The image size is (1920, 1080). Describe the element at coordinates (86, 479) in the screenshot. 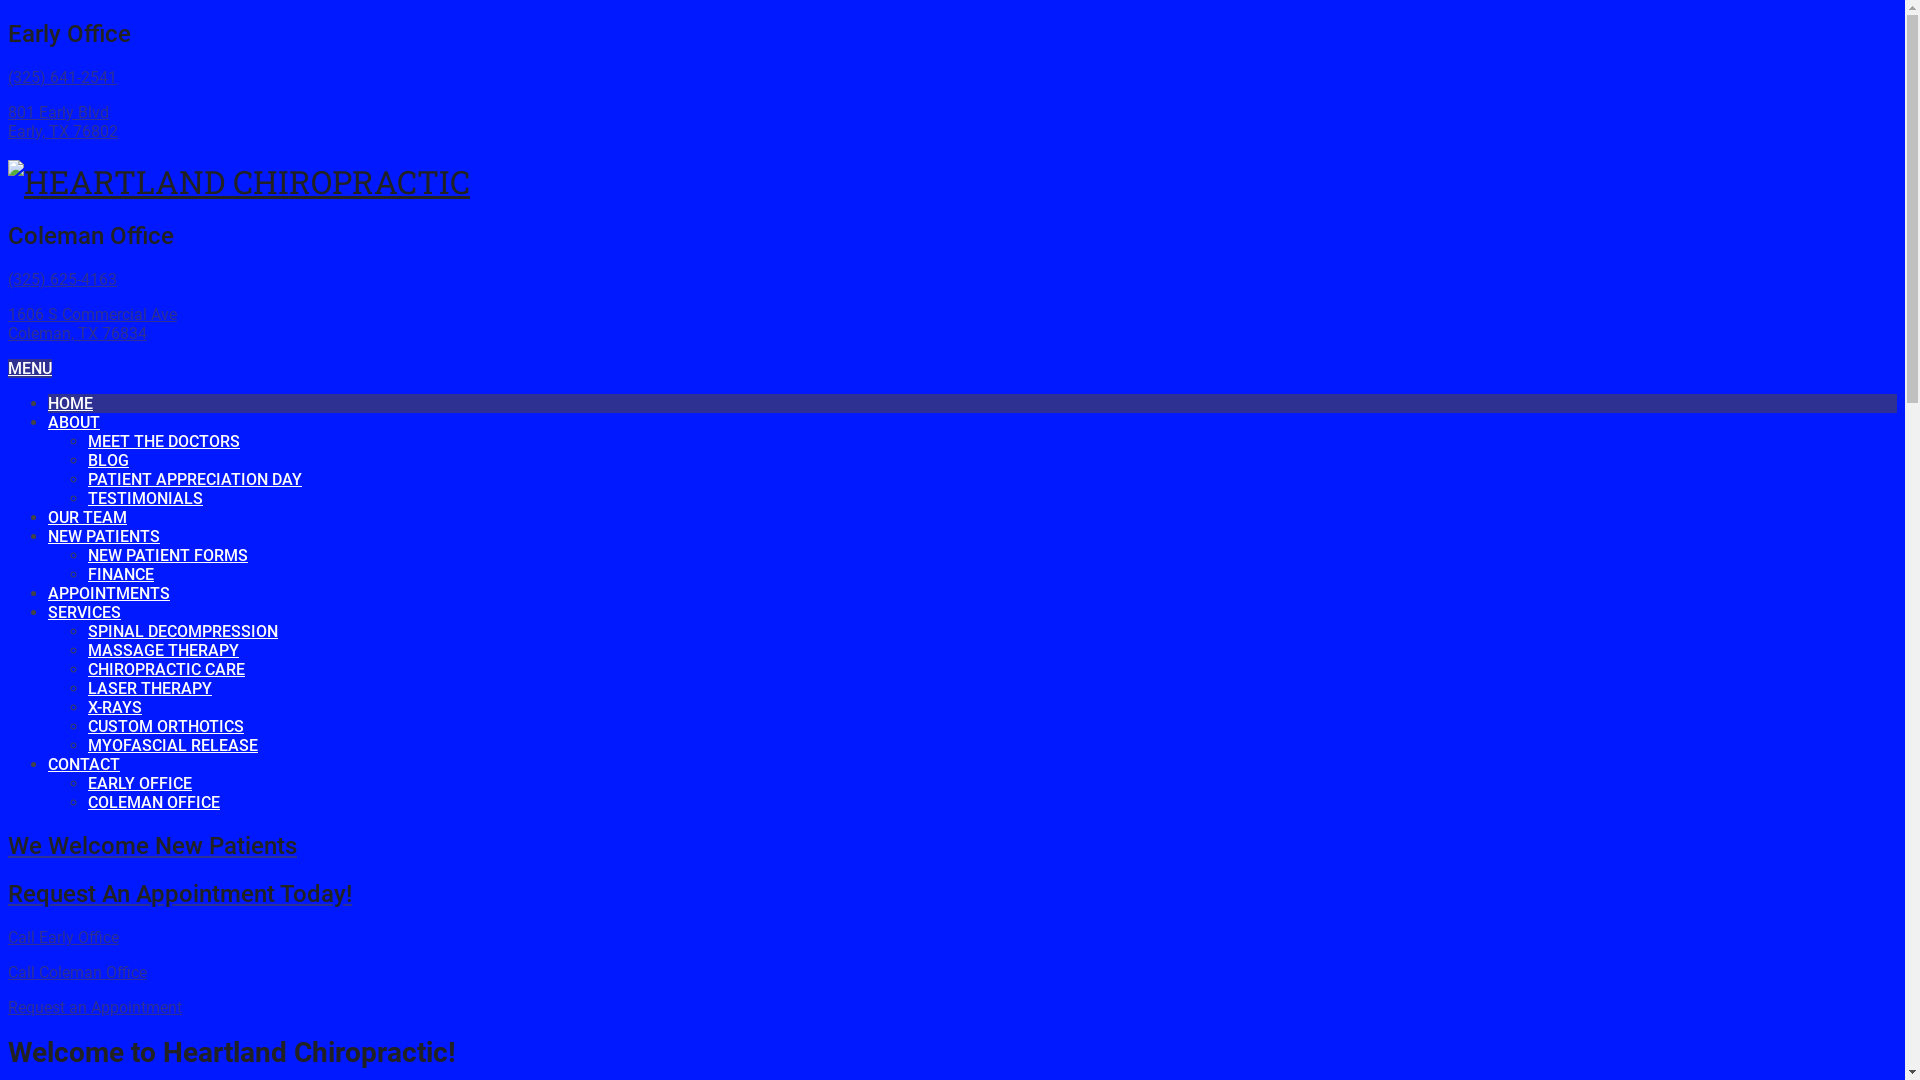

I see `'PATIENT APPRECIATION DAY'` at that location.